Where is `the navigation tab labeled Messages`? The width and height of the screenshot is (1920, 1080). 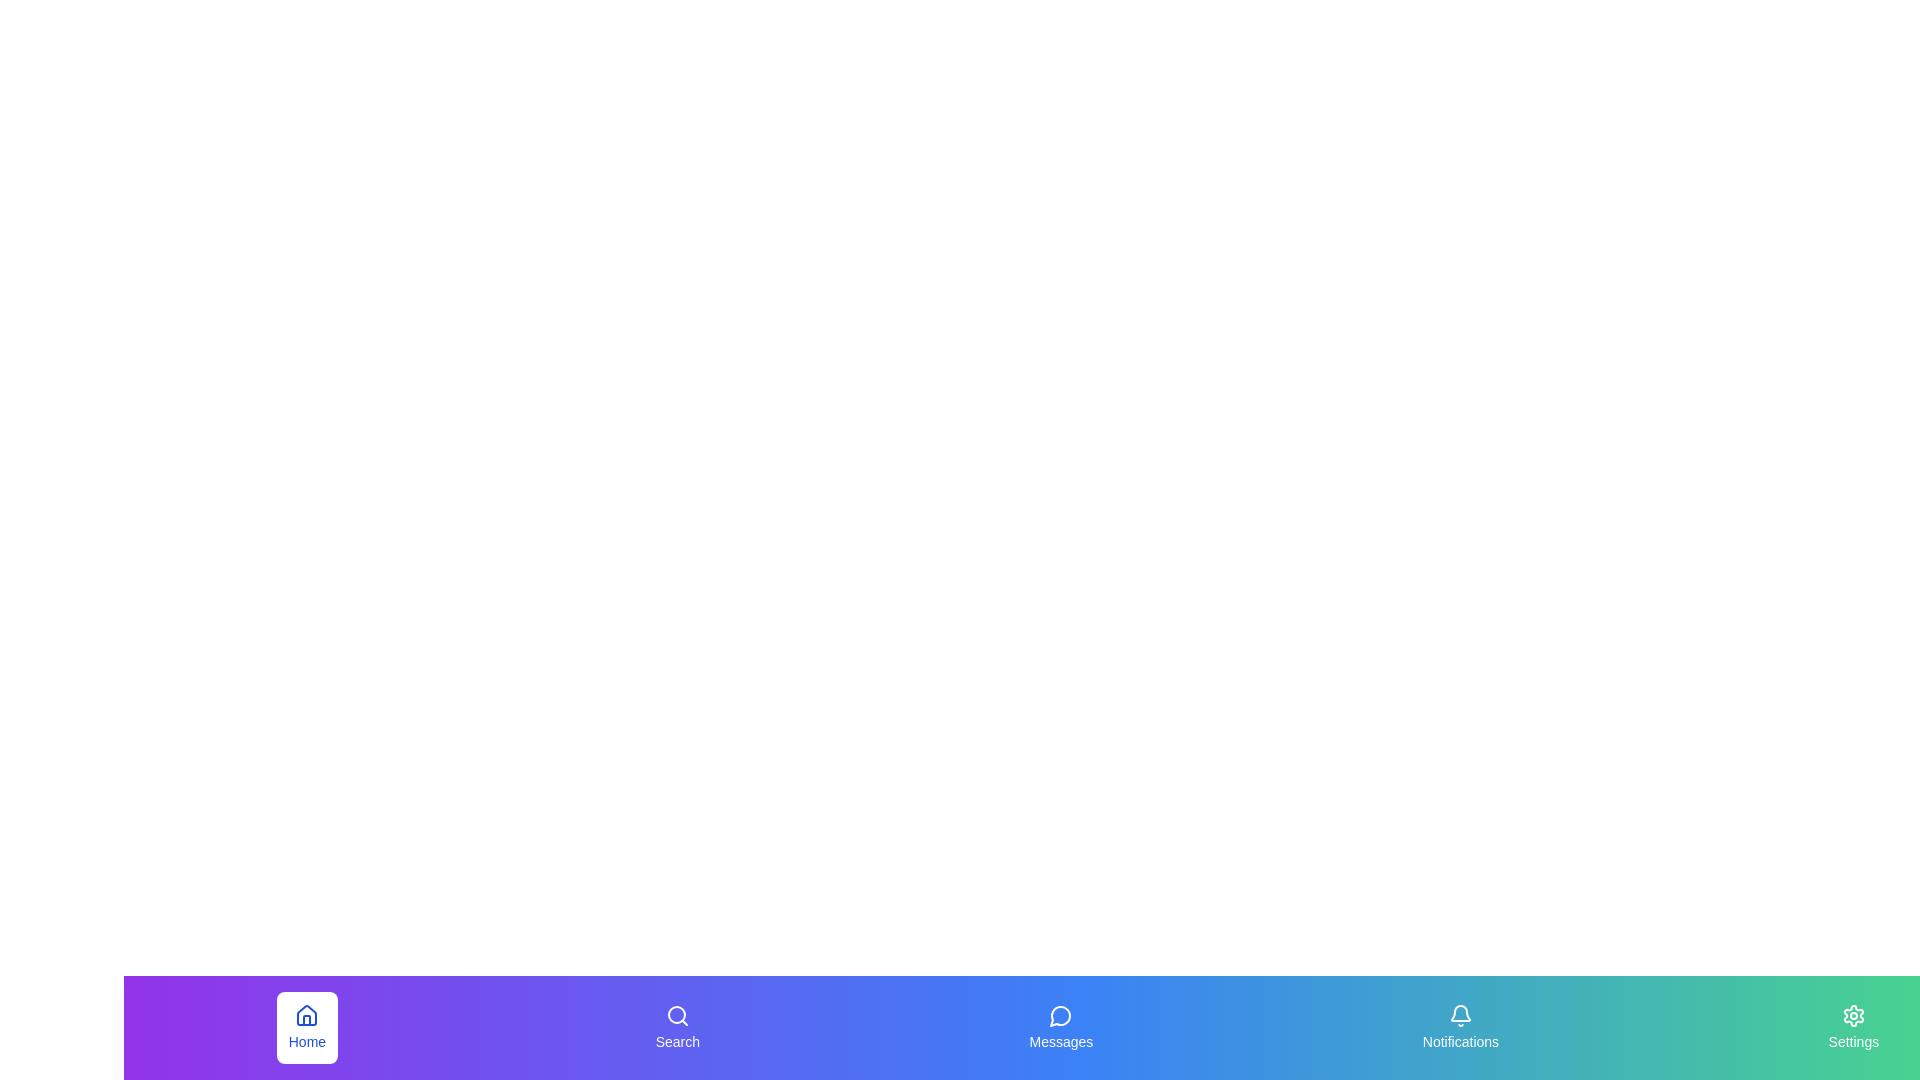 the navigation tab labeled Messages is located at coordinates (1059, 1028).